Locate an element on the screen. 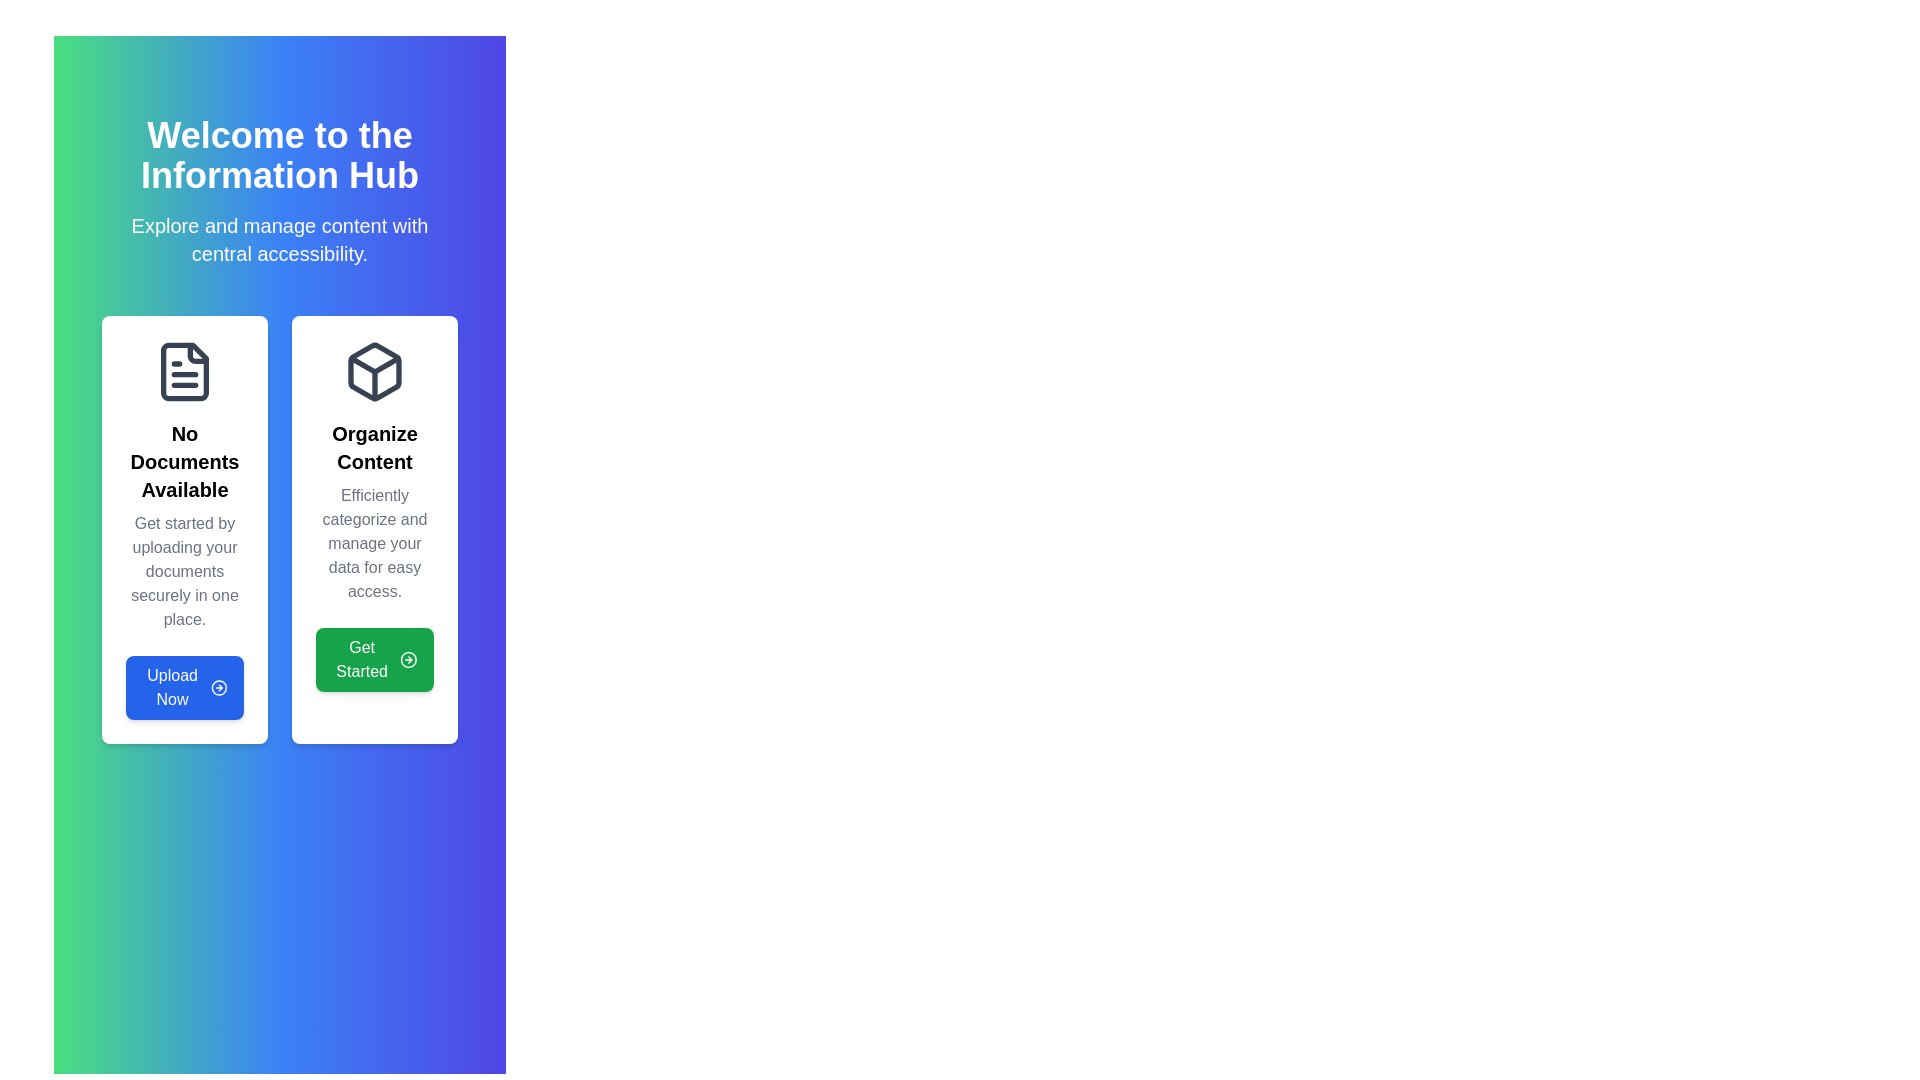 Image resolution: width=1920 pixels, height=1080 pixels. the SVG document icon, which is a minimal stroke design with a folded corner and horizontal markings, located centrally in the left column of two cards above the 'No Documents Available' text is located at coordinates (185, 371).